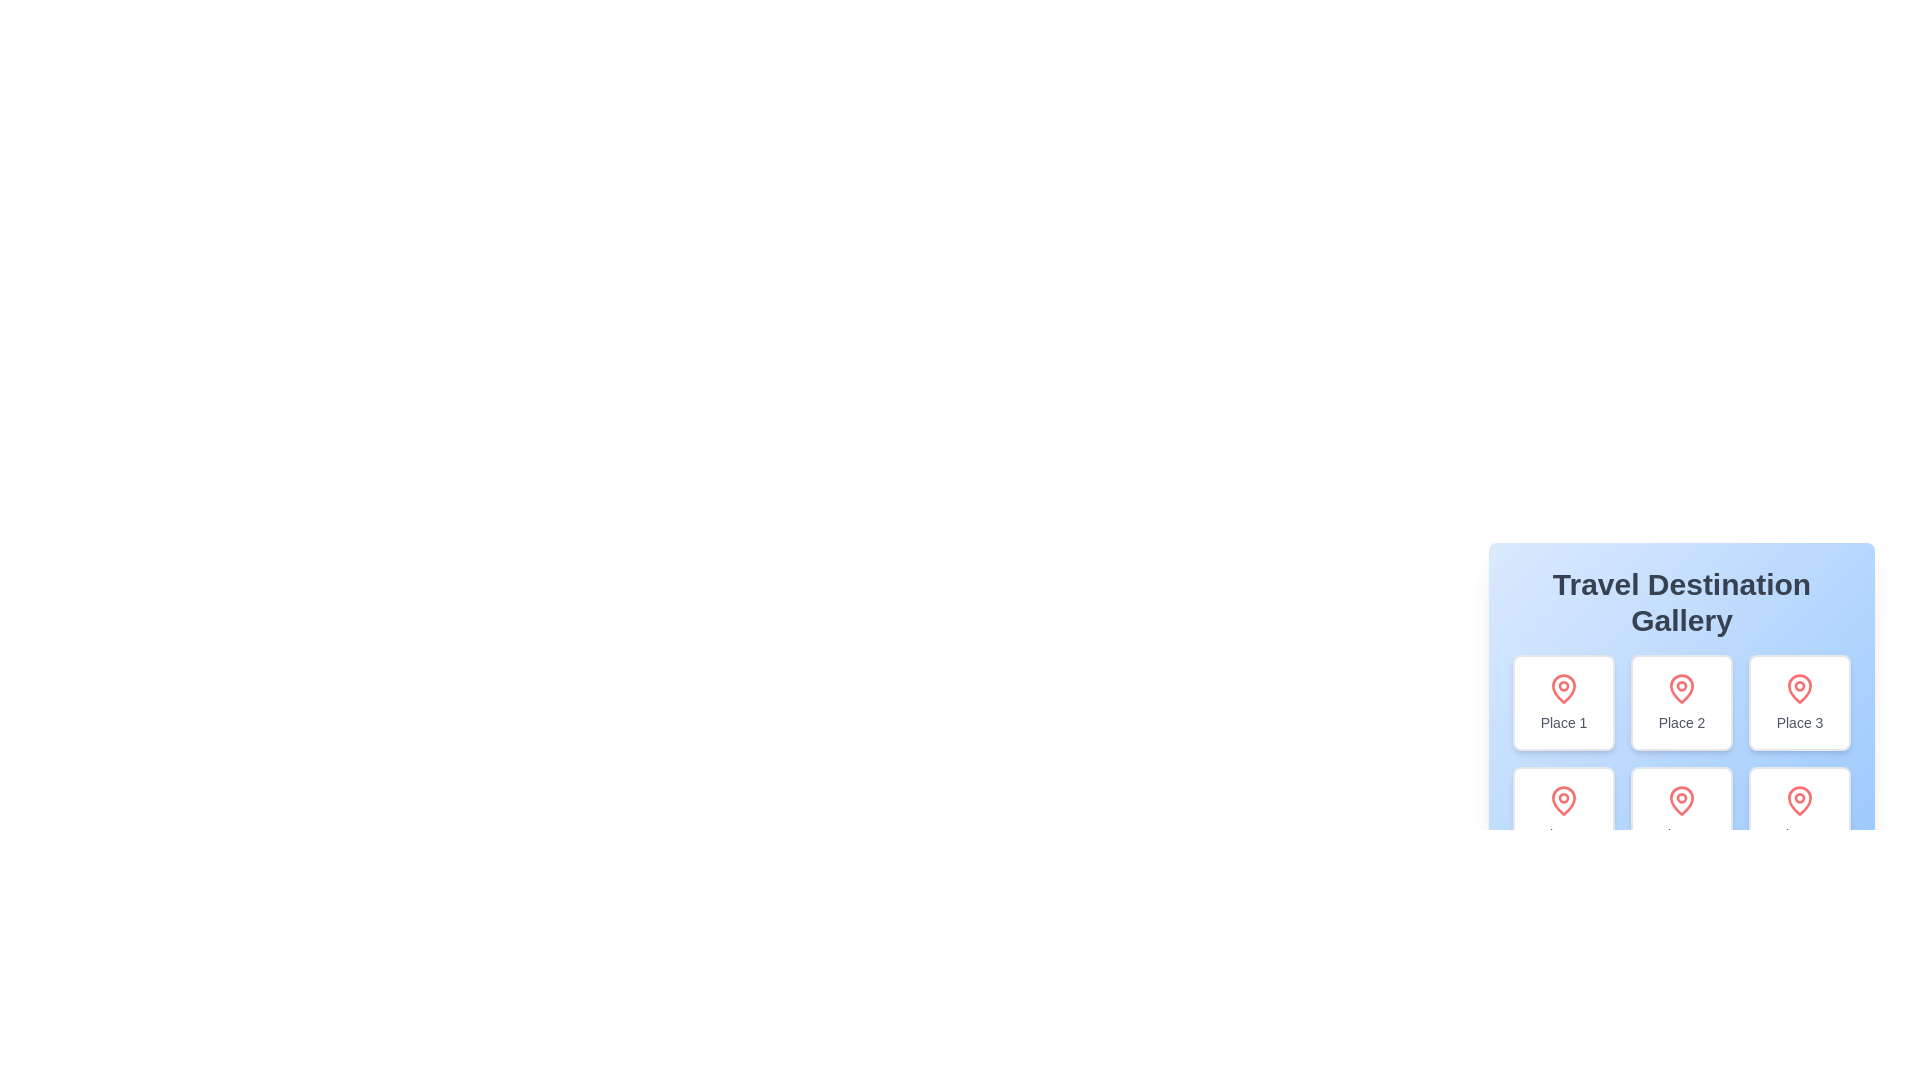  What do you see at coordinates (1680, 800) in the screenshot?
I see `the topmost icon within the card labeled 'Place 5', which is centrally aligned above the text label and surrounded by a rounded border` at bounding box center [1680, 800].